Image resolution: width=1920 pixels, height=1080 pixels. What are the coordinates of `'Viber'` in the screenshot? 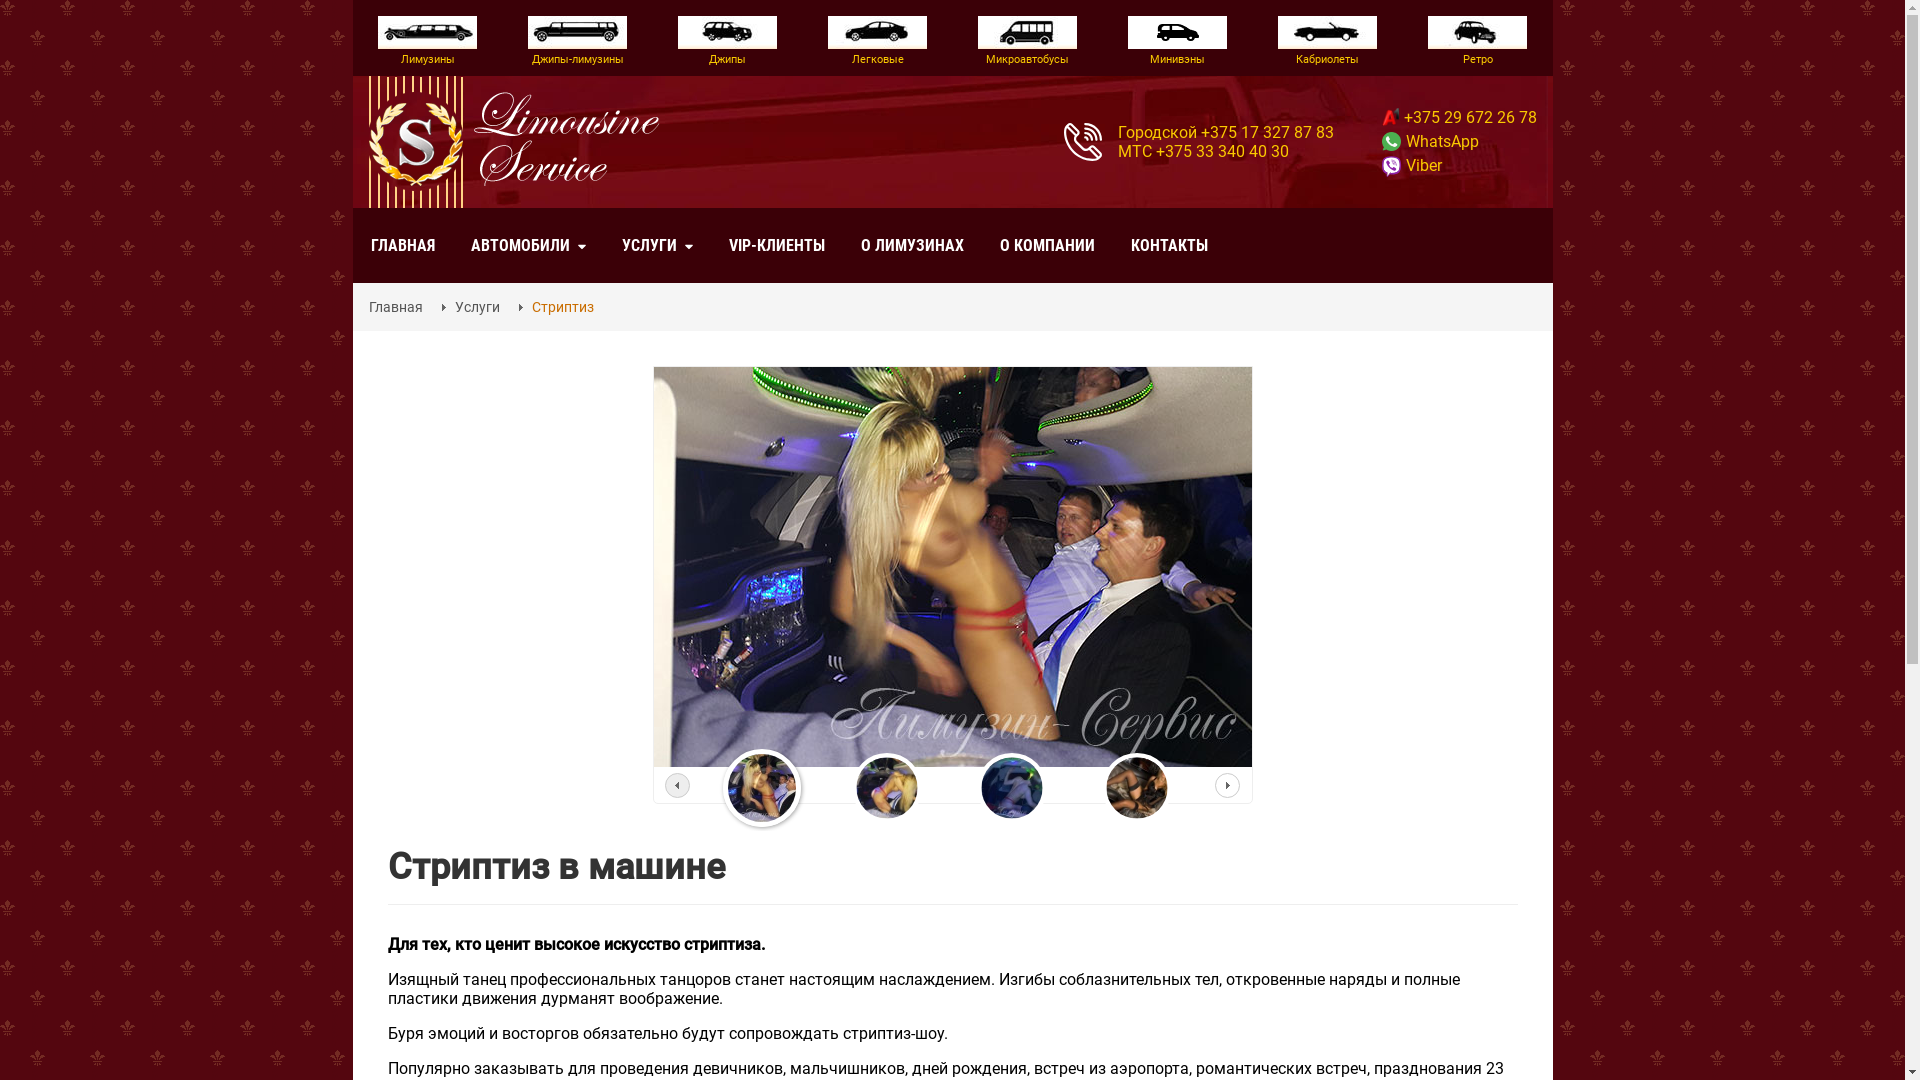 It's located at (1410, 164).